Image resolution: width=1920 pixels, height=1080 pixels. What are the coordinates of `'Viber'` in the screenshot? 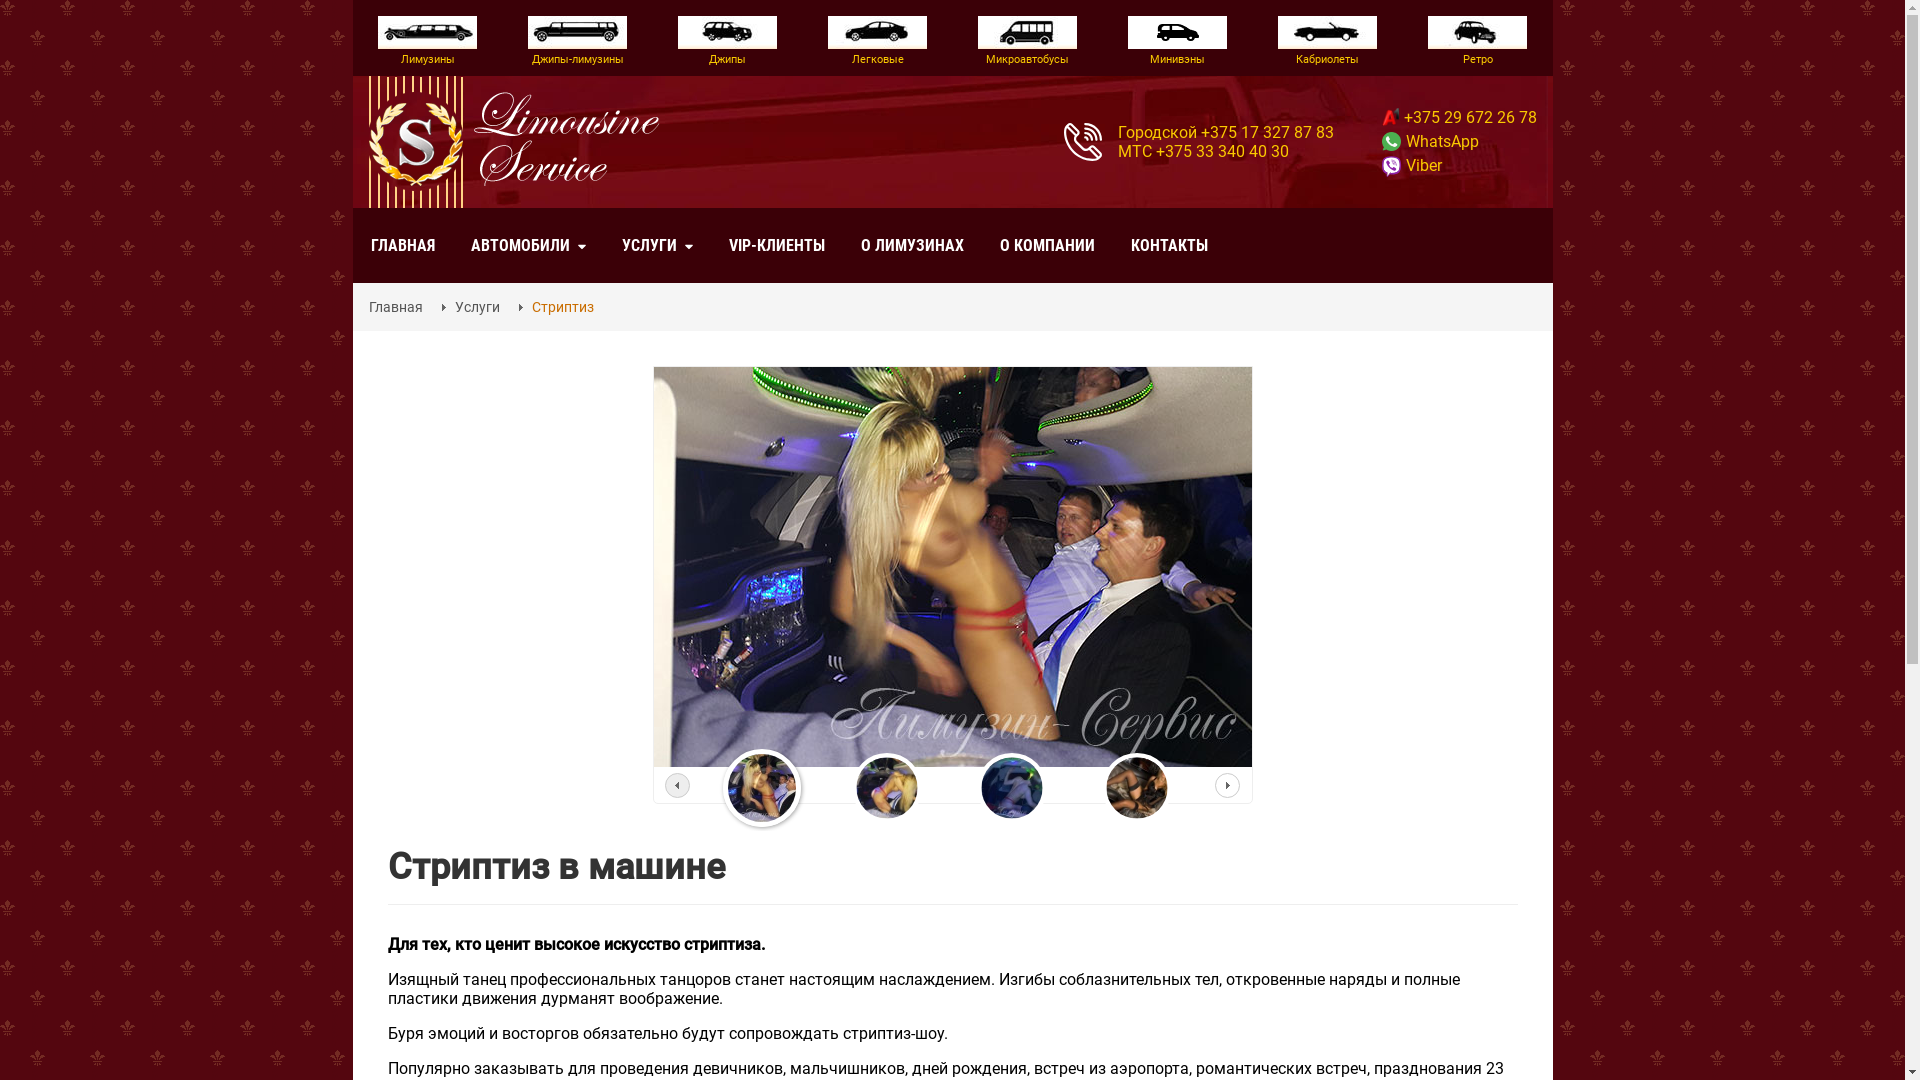 It's located at (1410, 164).